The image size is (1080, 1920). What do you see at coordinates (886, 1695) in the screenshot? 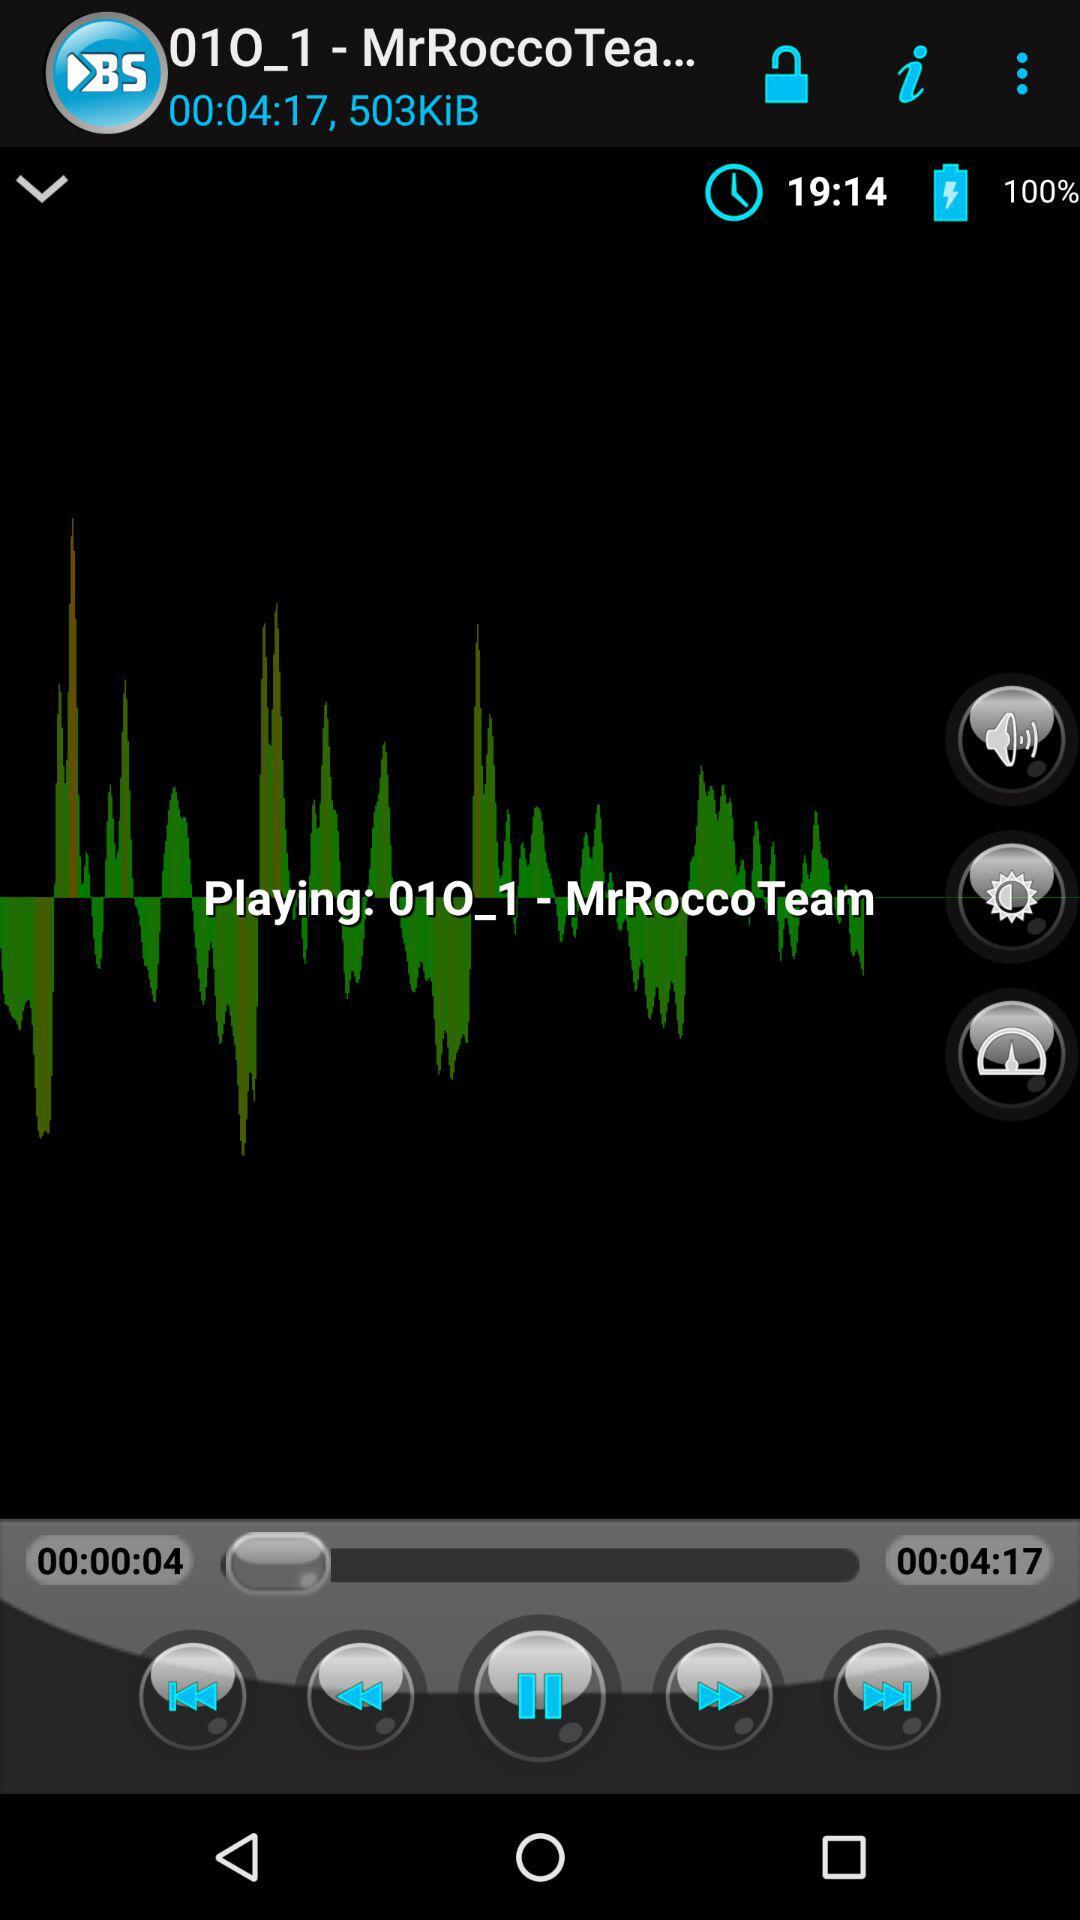
I see `next` at bounding box center [886, 1695].